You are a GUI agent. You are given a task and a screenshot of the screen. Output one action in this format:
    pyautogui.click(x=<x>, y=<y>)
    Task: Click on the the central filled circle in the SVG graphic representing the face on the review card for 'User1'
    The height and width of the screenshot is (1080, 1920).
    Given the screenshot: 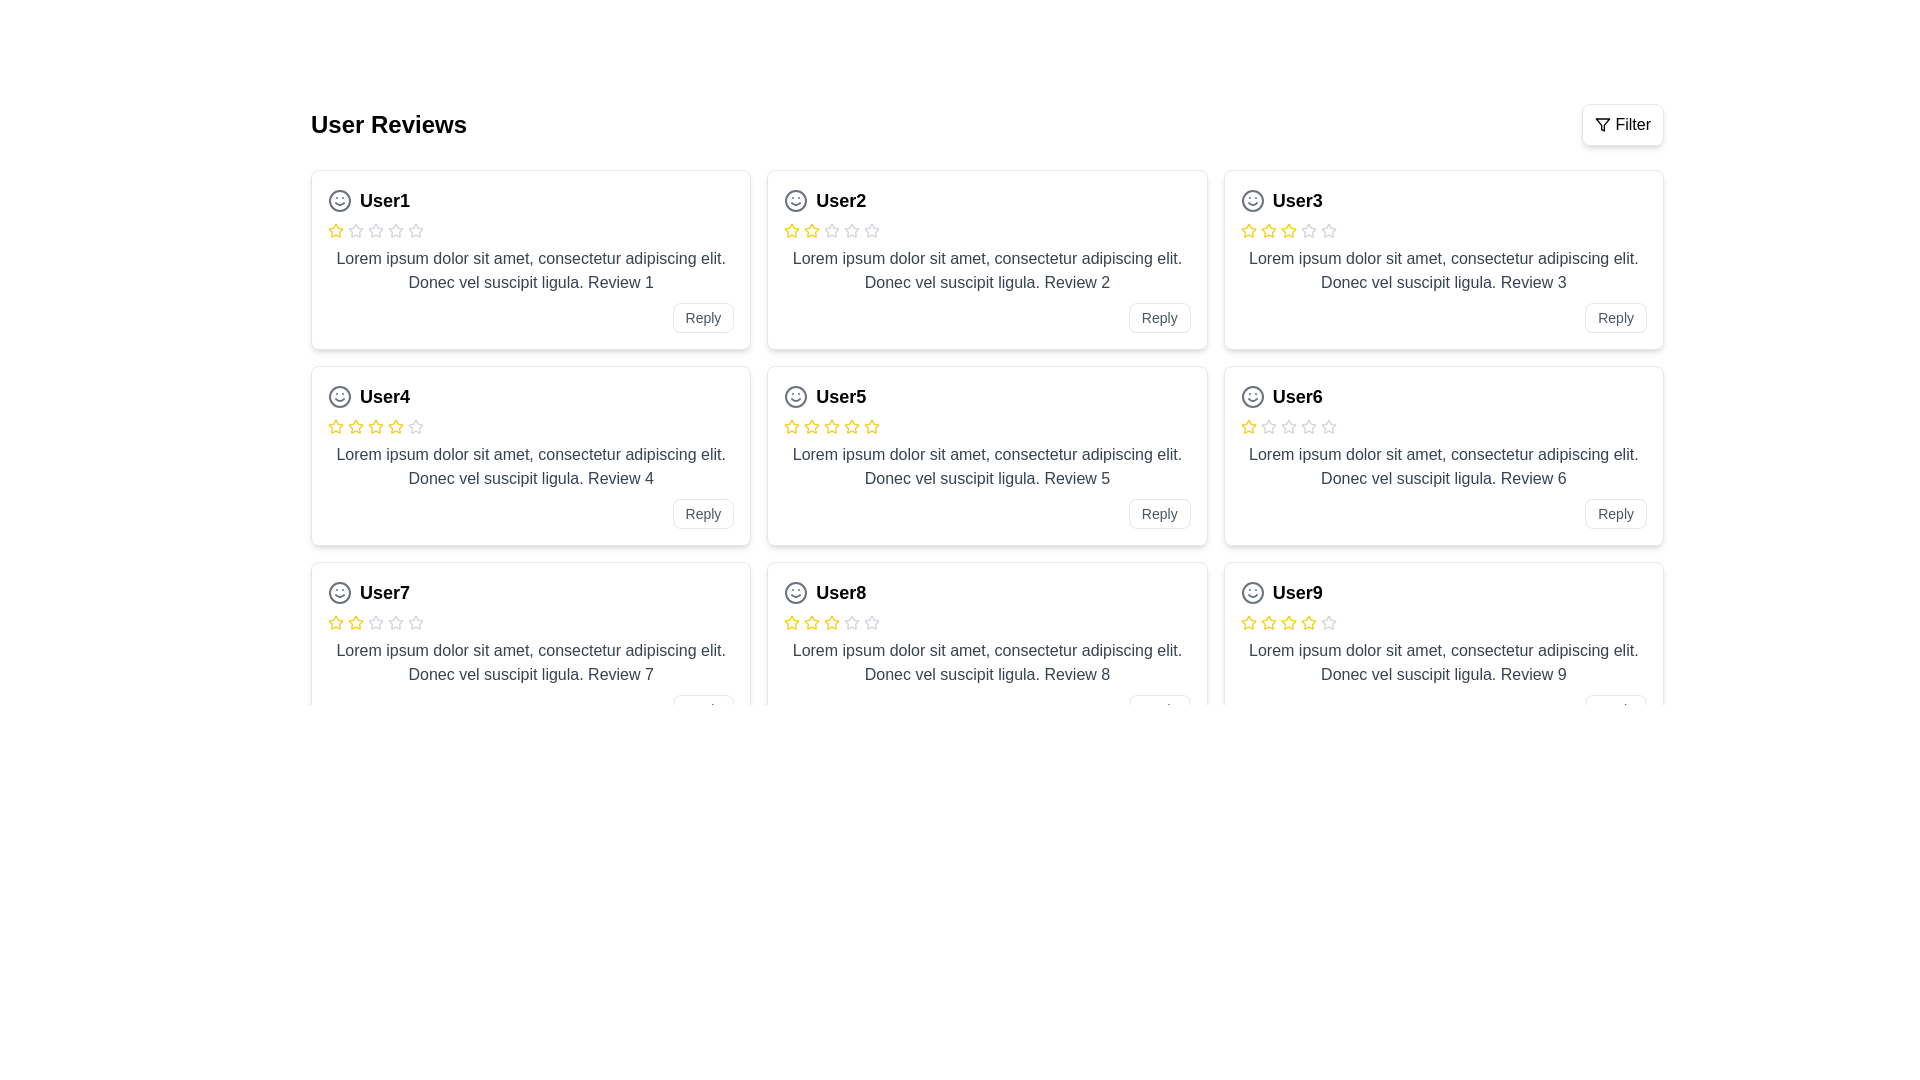 What is the action you would take?
    pyautogui.click(x=340, y=200)
    